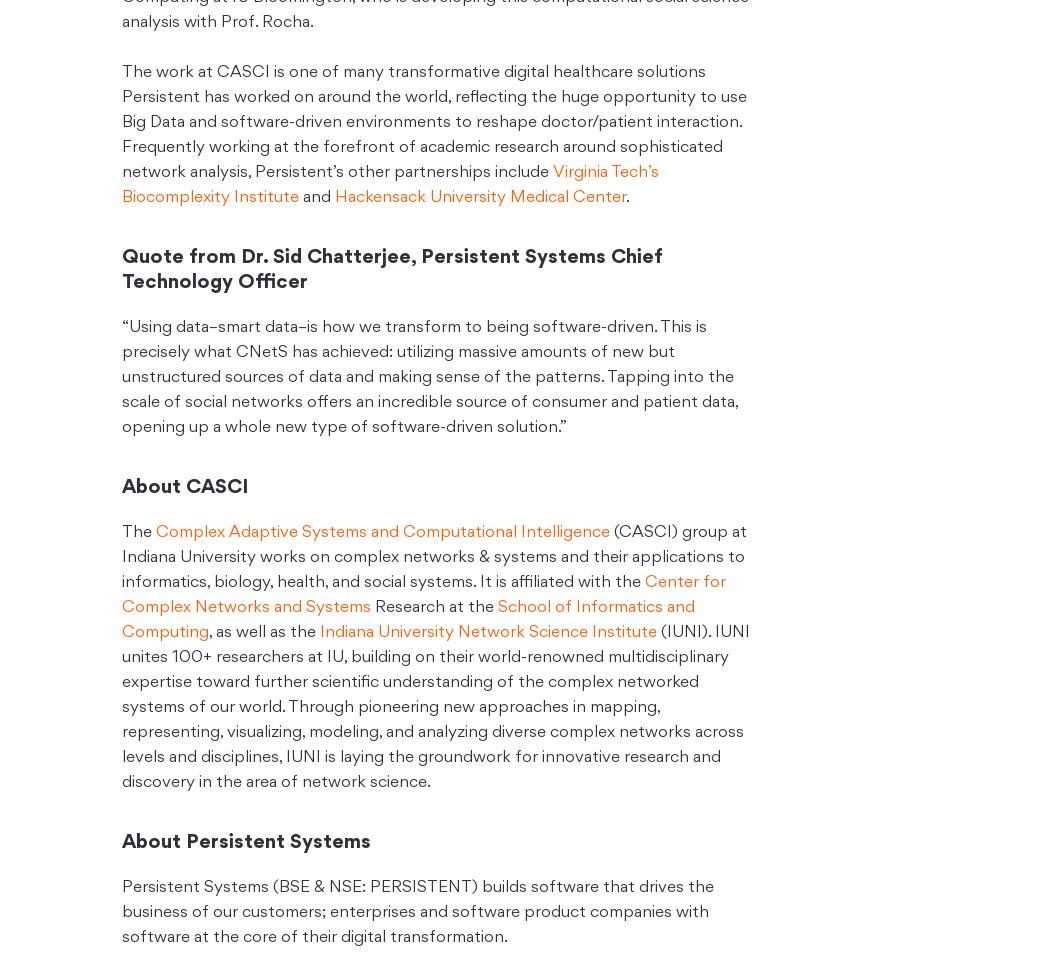  I want to click on 'Indiana University Network Science Institute', so click(488, 631).